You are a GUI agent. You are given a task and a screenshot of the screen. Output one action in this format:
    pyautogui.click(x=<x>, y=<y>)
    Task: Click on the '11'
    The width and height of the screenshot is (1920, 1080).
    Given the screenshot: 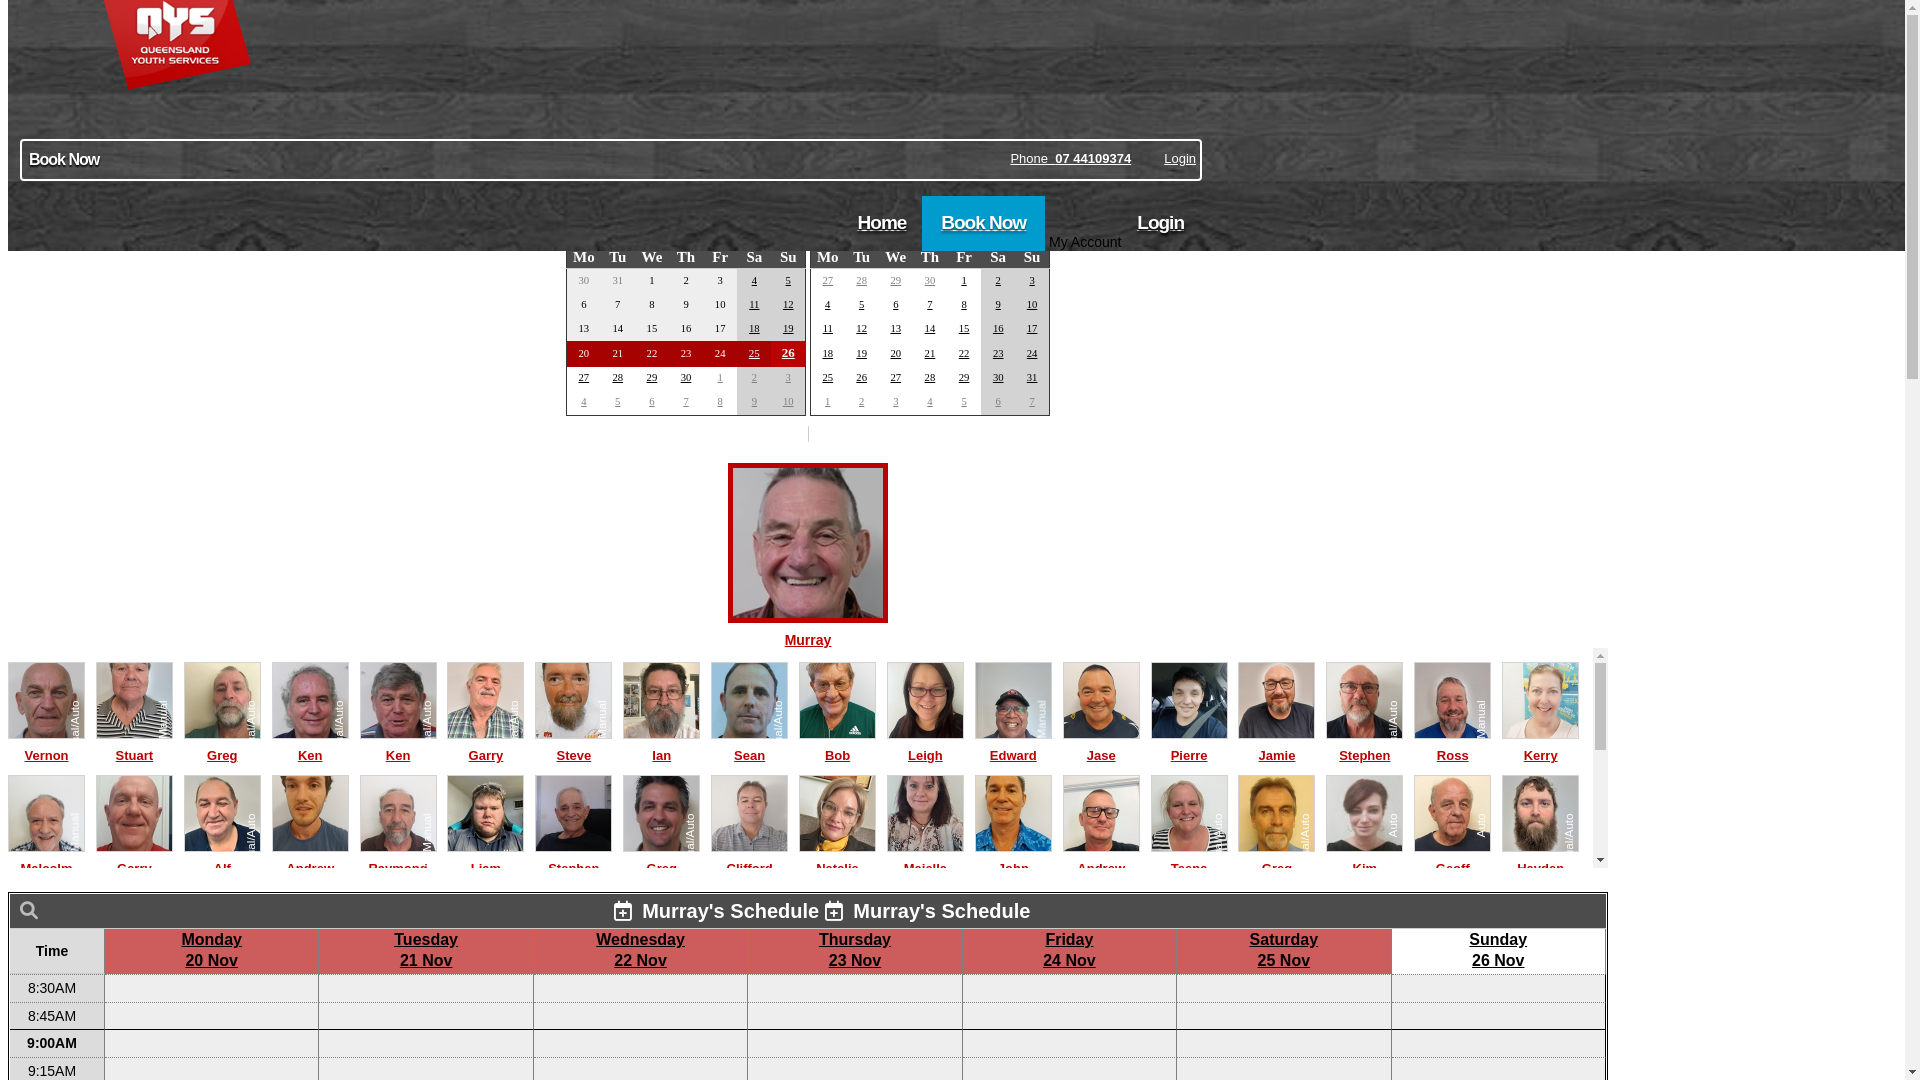 What is the action you would take?
    pyautogui.click(x=828, y=327)
    